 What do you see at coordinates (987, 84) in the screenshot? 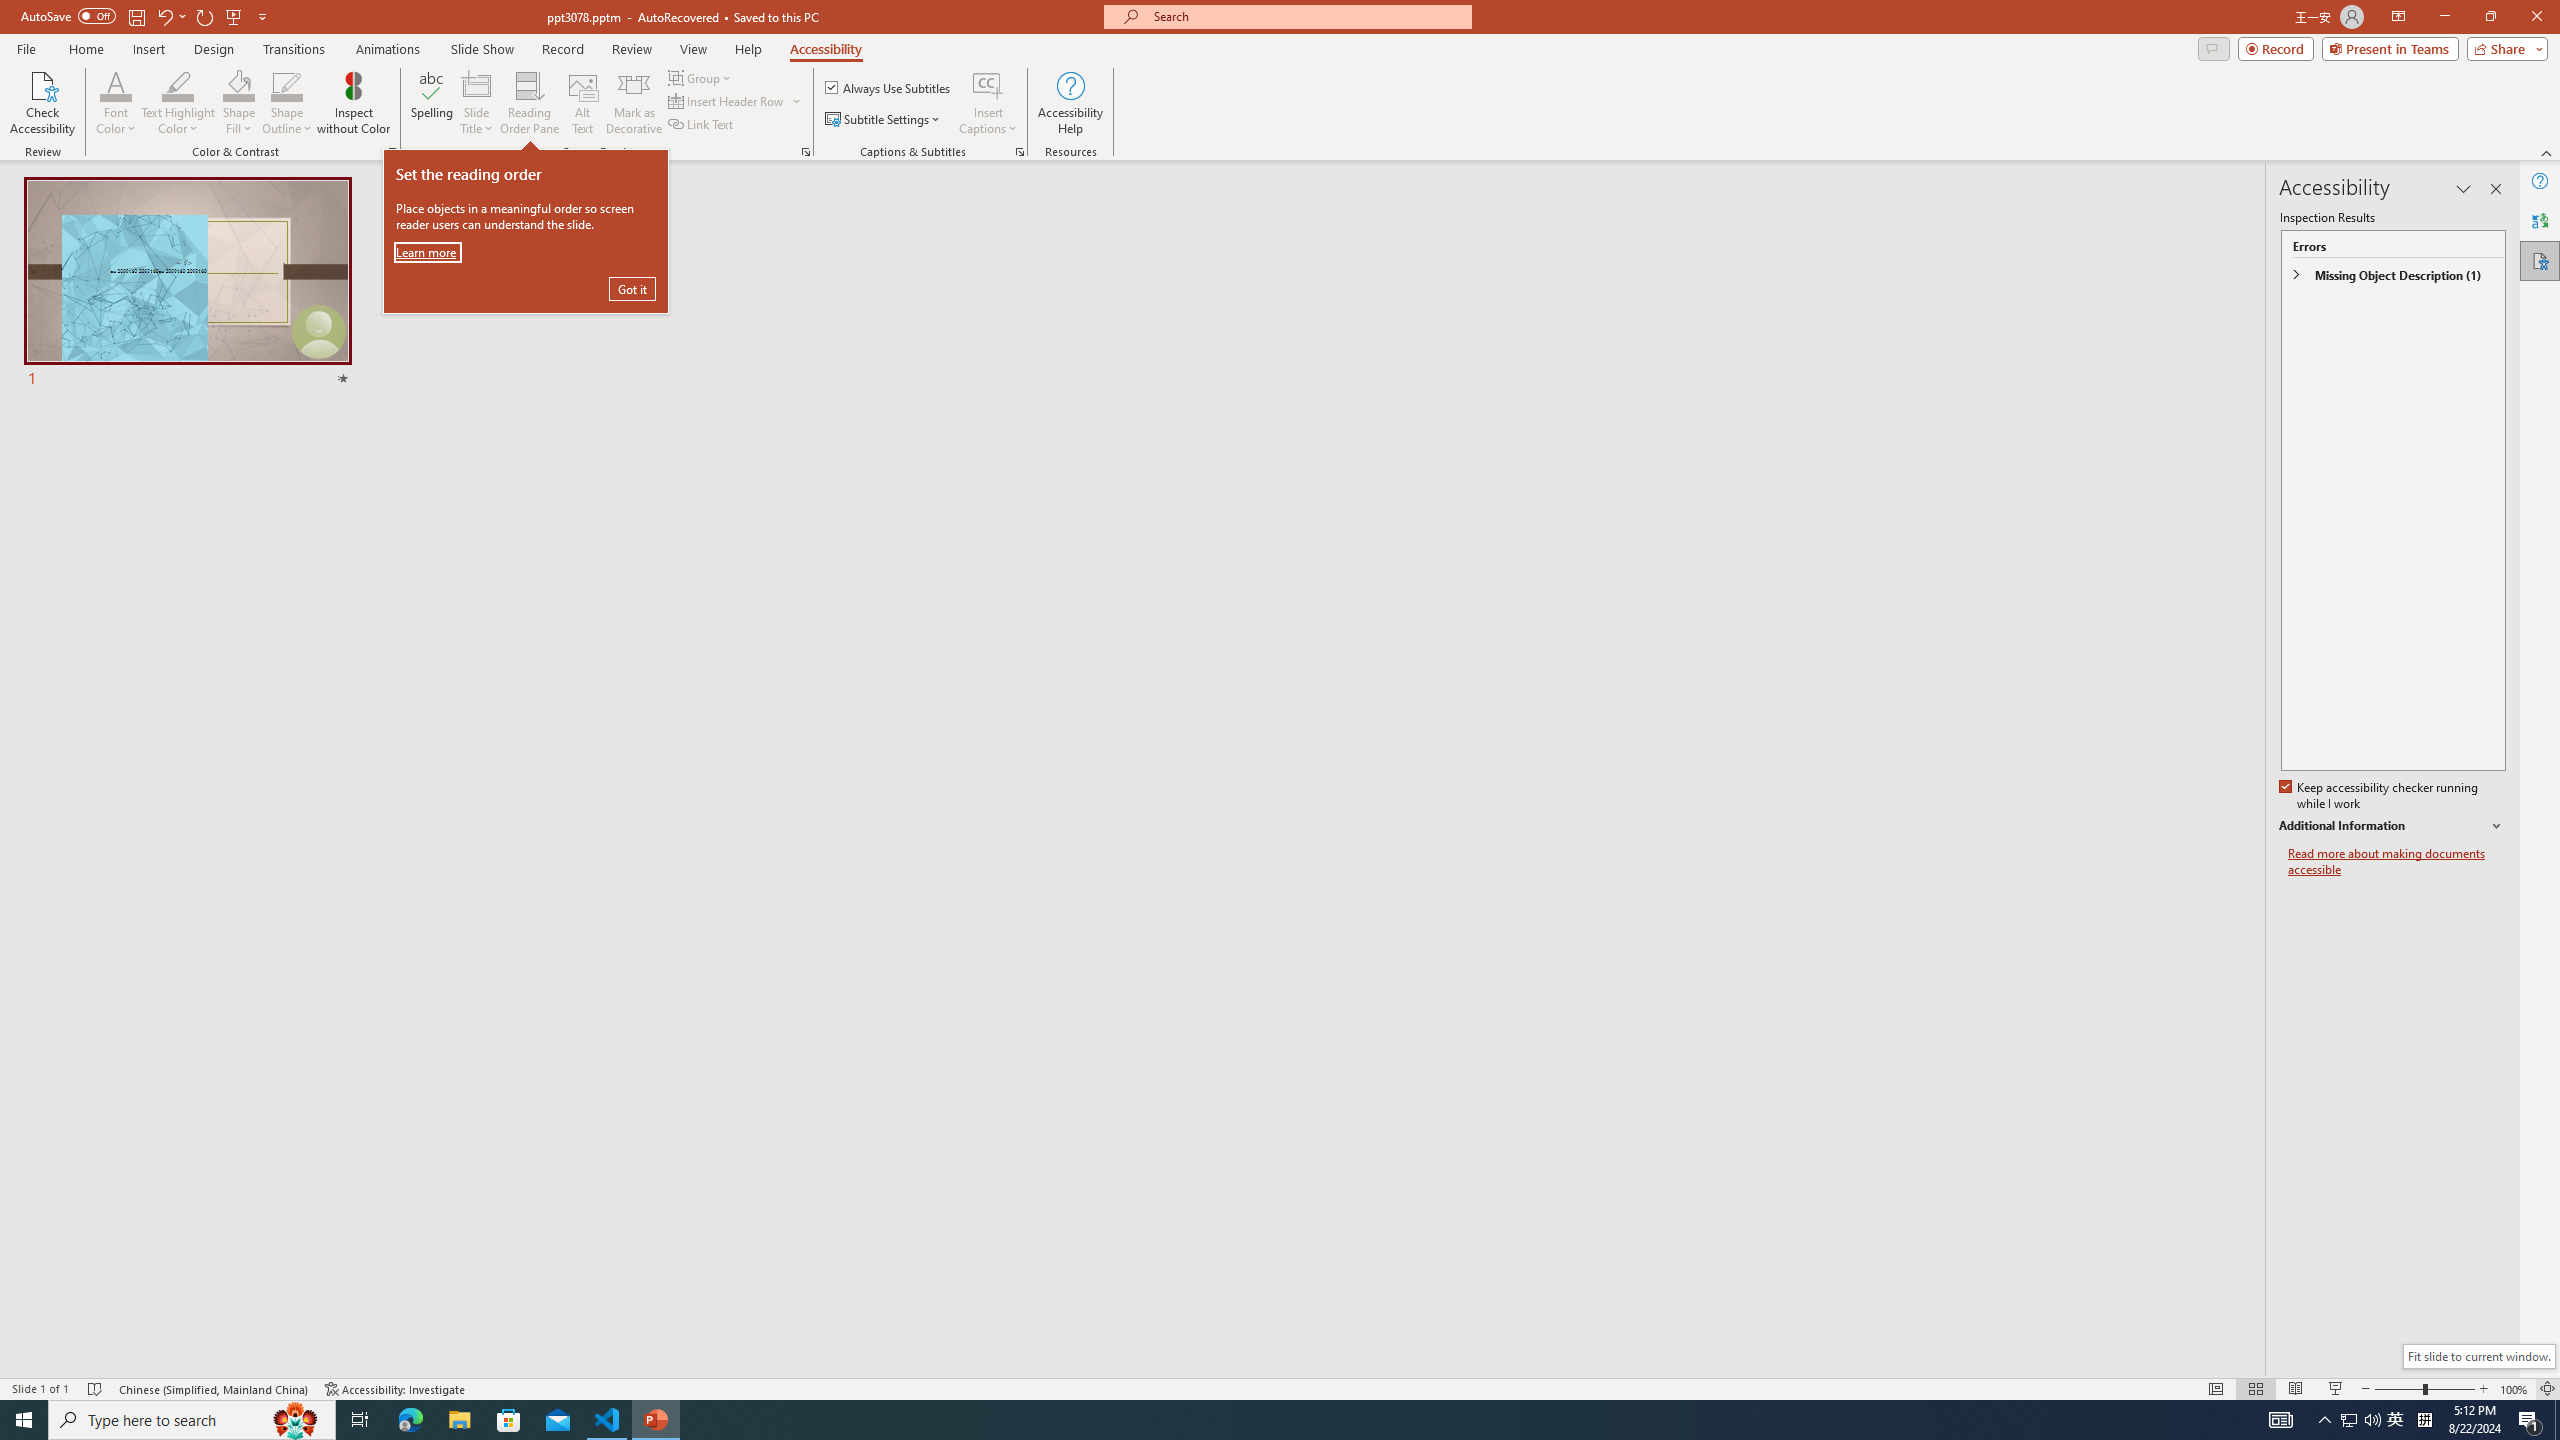
I see `'Insert Captions'` at bounding box center [987, 84].